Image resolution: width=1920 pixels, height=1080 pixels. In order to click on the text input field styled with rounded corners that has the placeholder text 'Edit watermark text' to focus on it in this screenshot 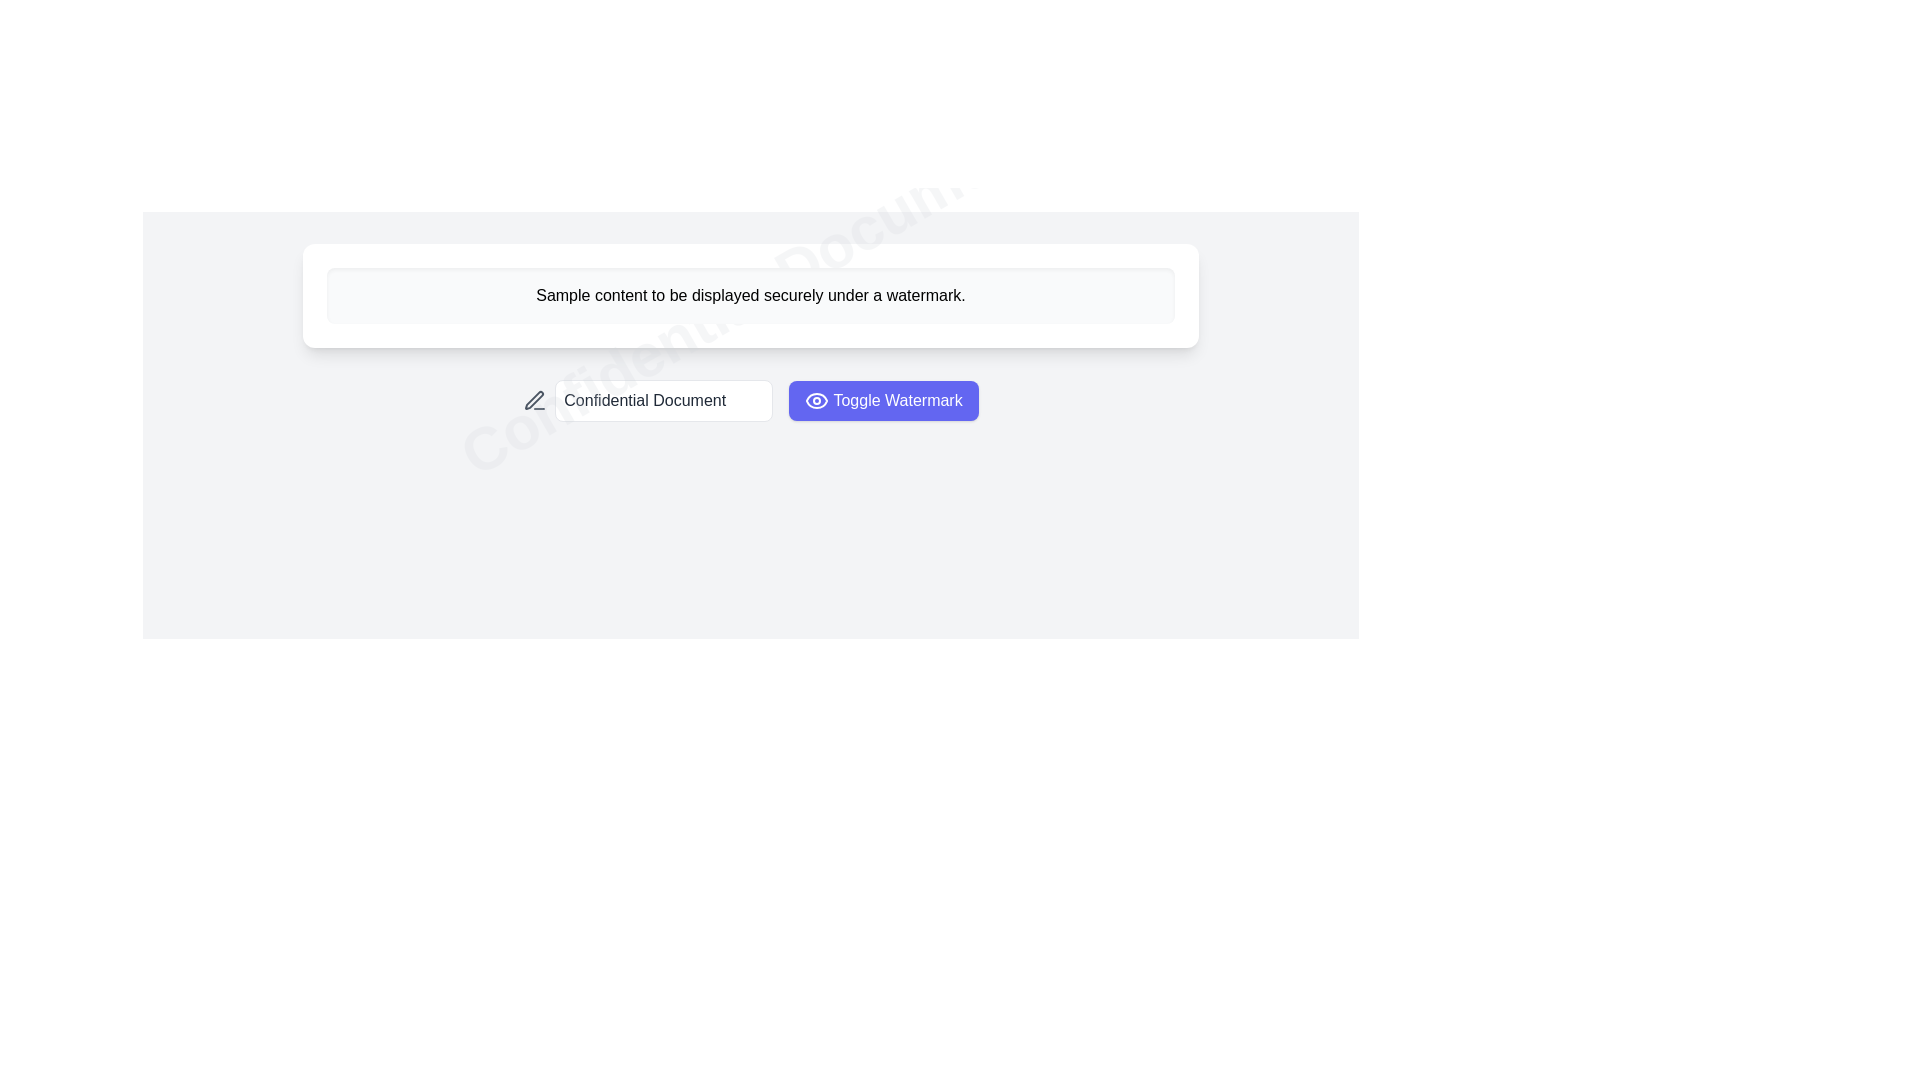, I will do `click(664, 401)`.